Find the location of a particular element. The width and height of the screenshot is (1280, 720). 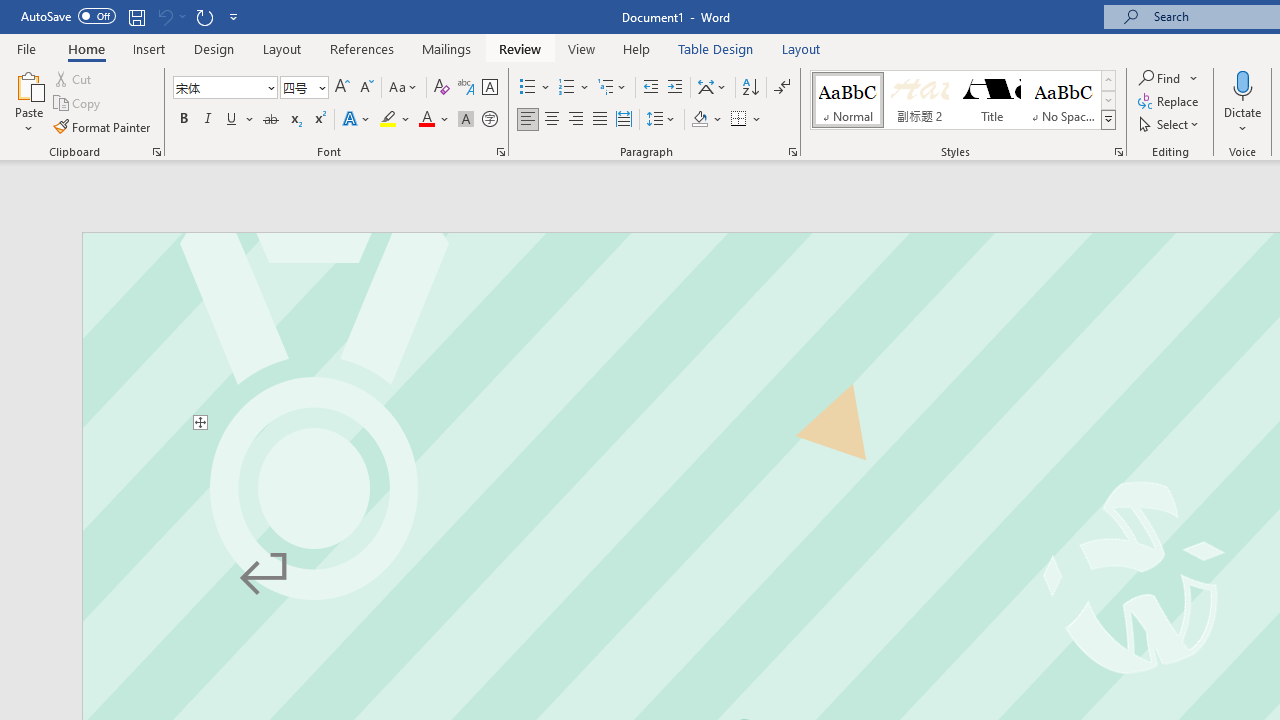

'Font Color Red' is located at coordinates (425, 119).